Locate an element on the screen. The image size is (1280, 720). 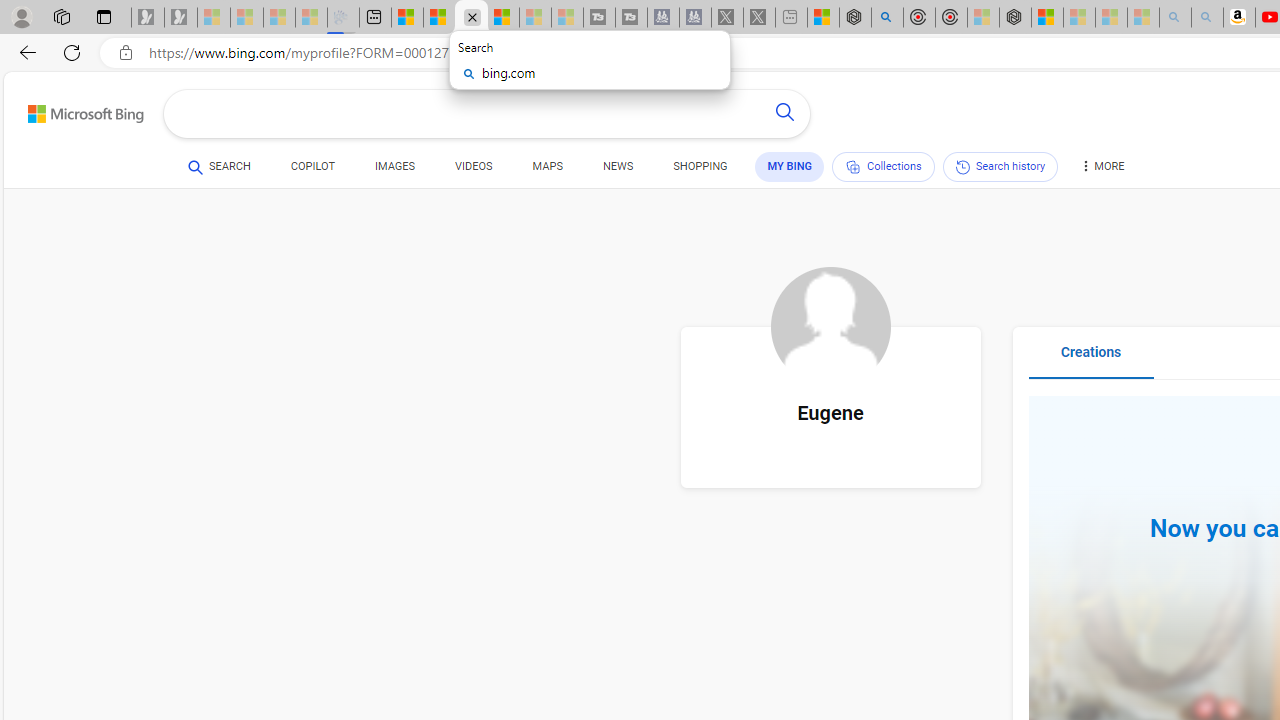
'COPILOT' is located at coordinates (311, 168).